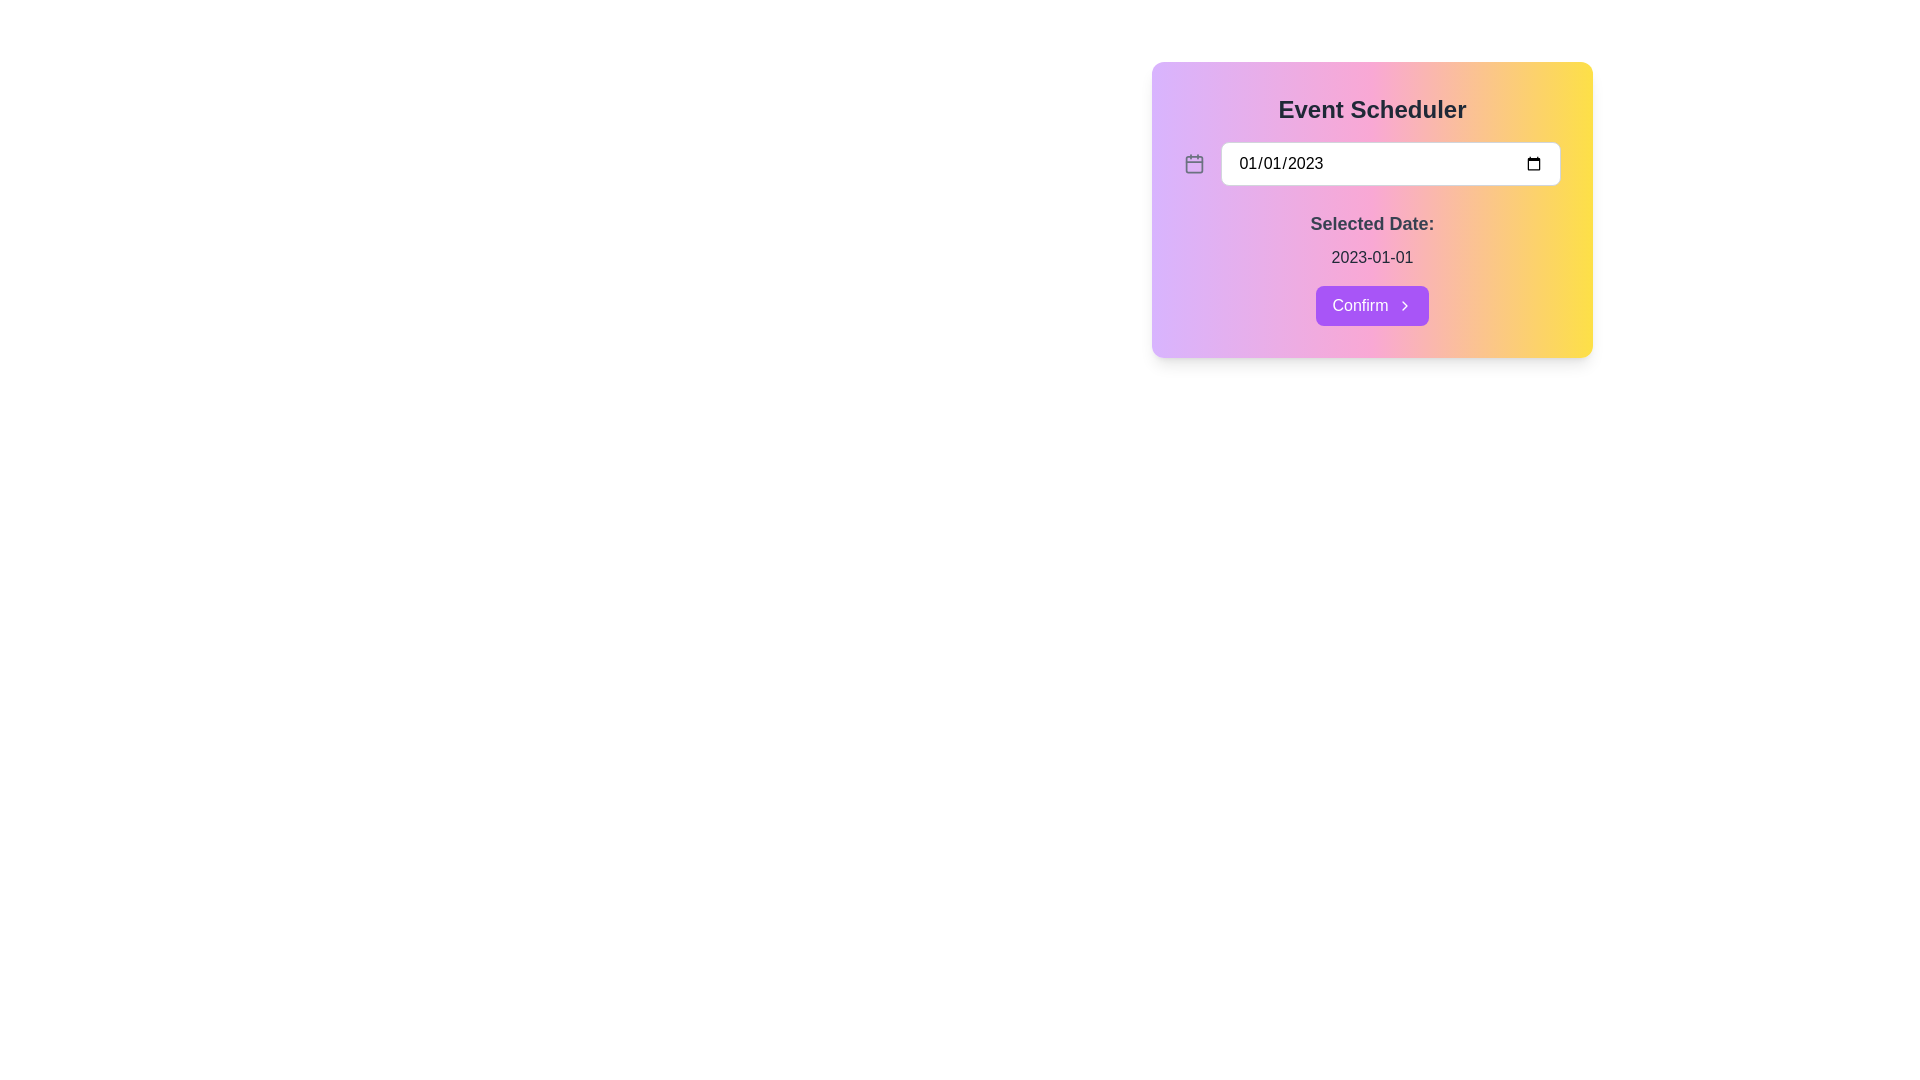  What do you see at coordinates (1371, 223) in the screenshot?
I see `the label indicating the selected date, which is positioned above the date '2023-01-01' in the interface` at bounding box center [1371, 223].